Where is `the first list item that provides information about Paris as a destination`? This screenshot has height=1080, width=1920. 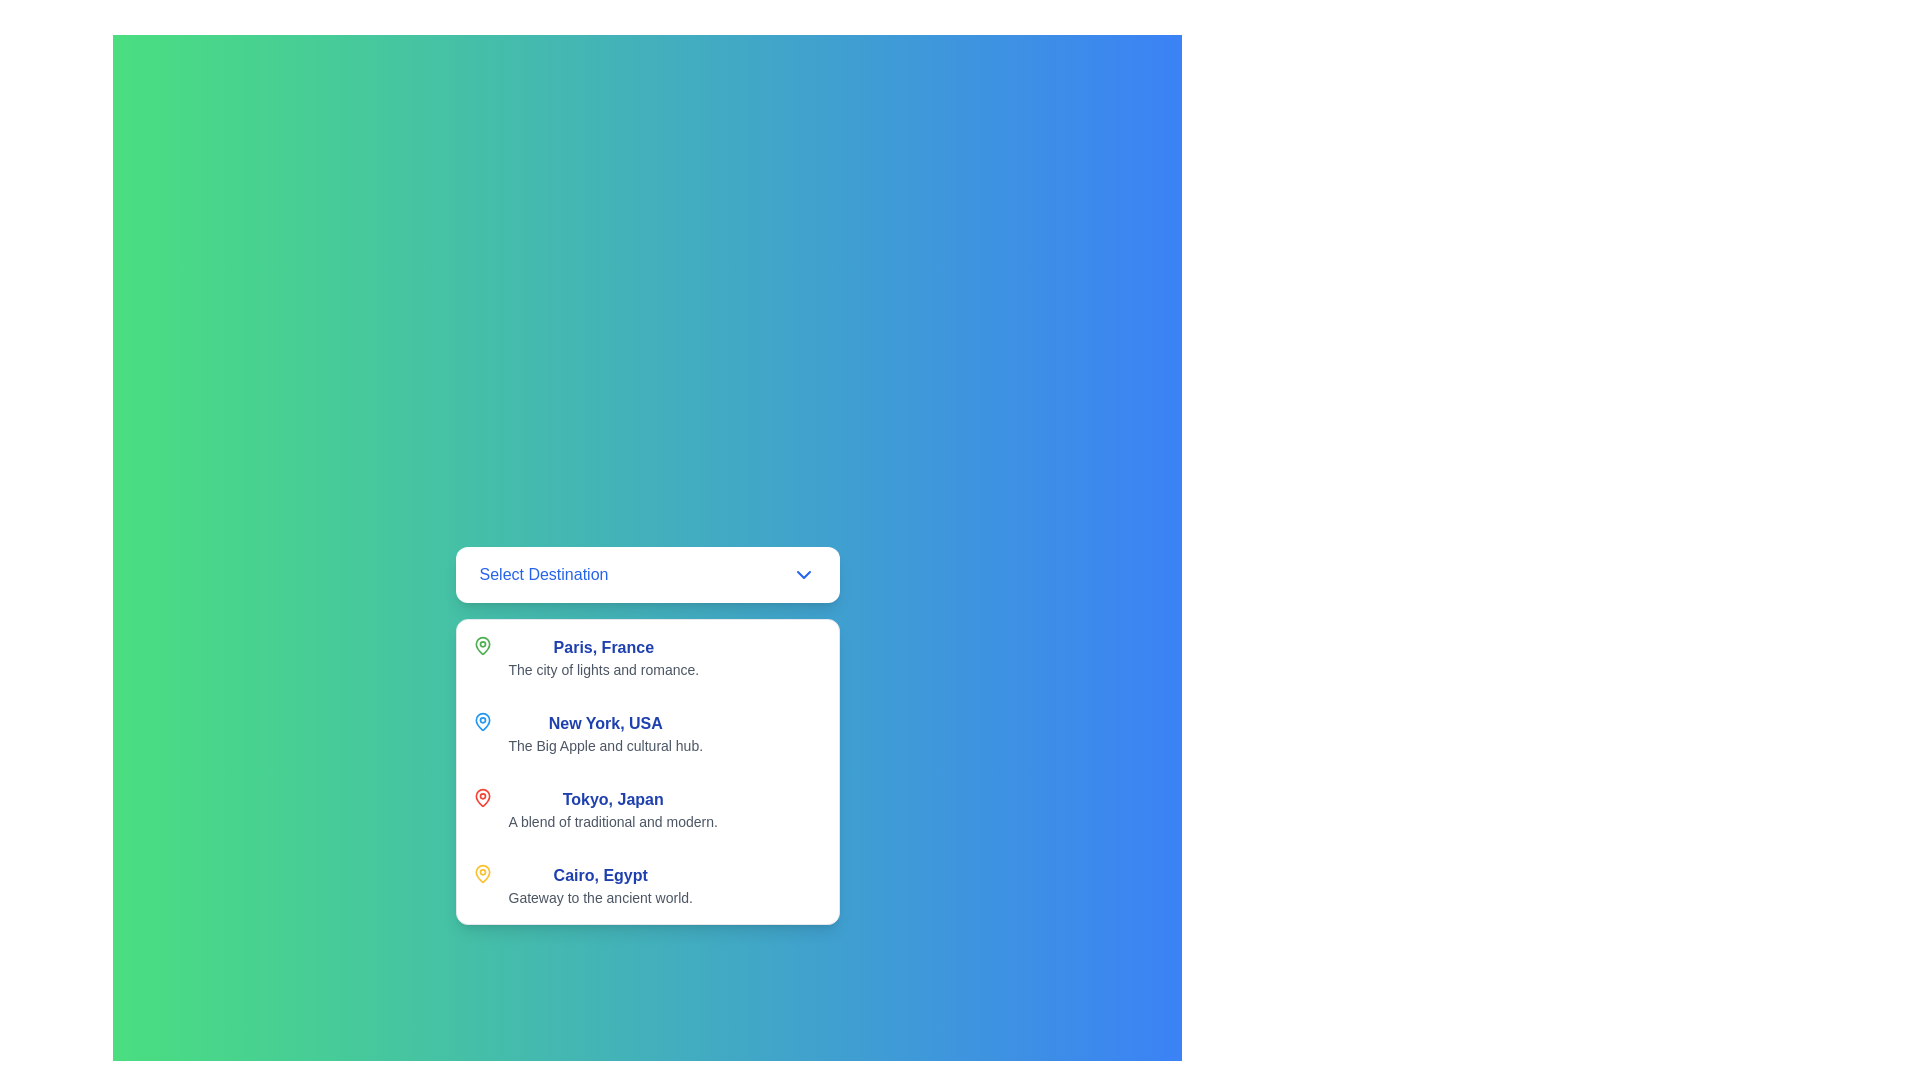 the first list item that provides information about Paris as a destination is located at coordinates (647, 658).